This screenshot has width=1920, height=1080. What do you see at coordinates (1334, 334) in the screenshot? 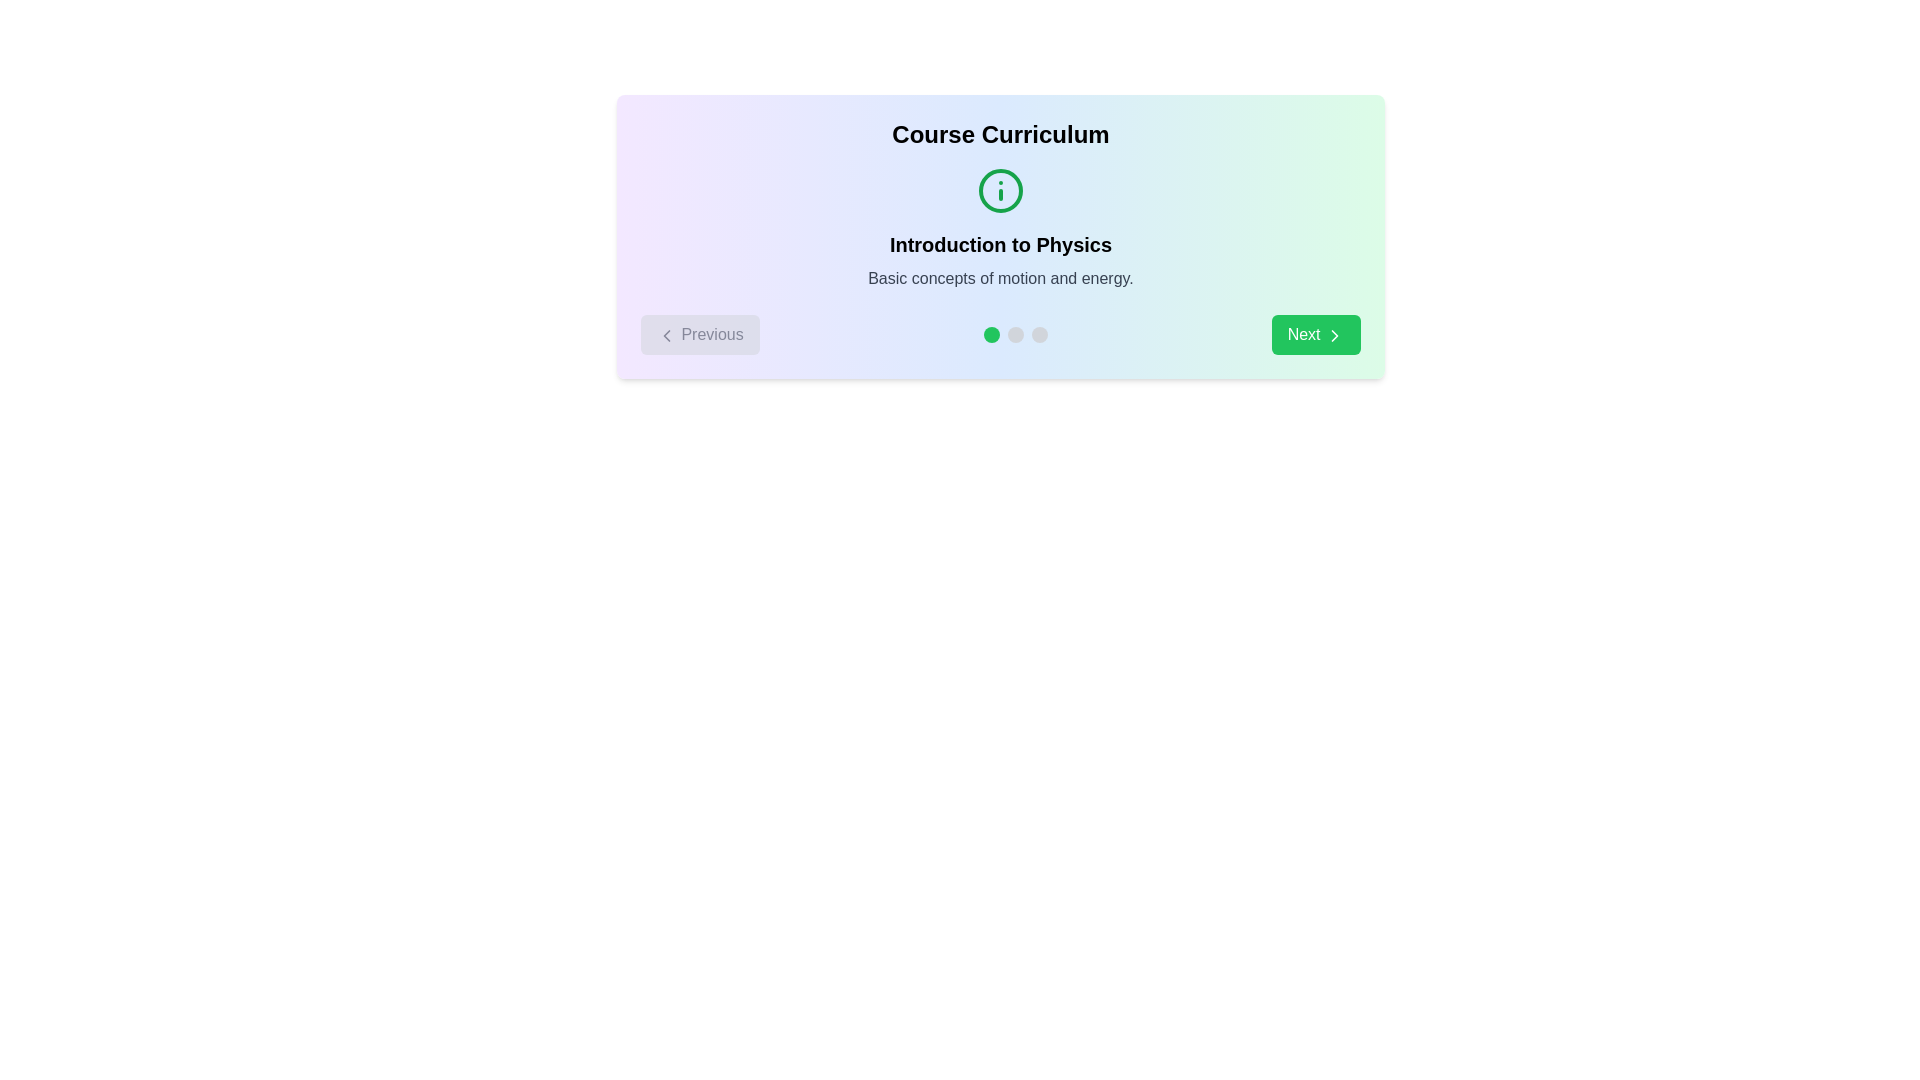
I see `the chevron icon located at the center of the 'Next' button in the lower-right corner of the card-like UI segment to proceed` at bounding box center [1334, 334].